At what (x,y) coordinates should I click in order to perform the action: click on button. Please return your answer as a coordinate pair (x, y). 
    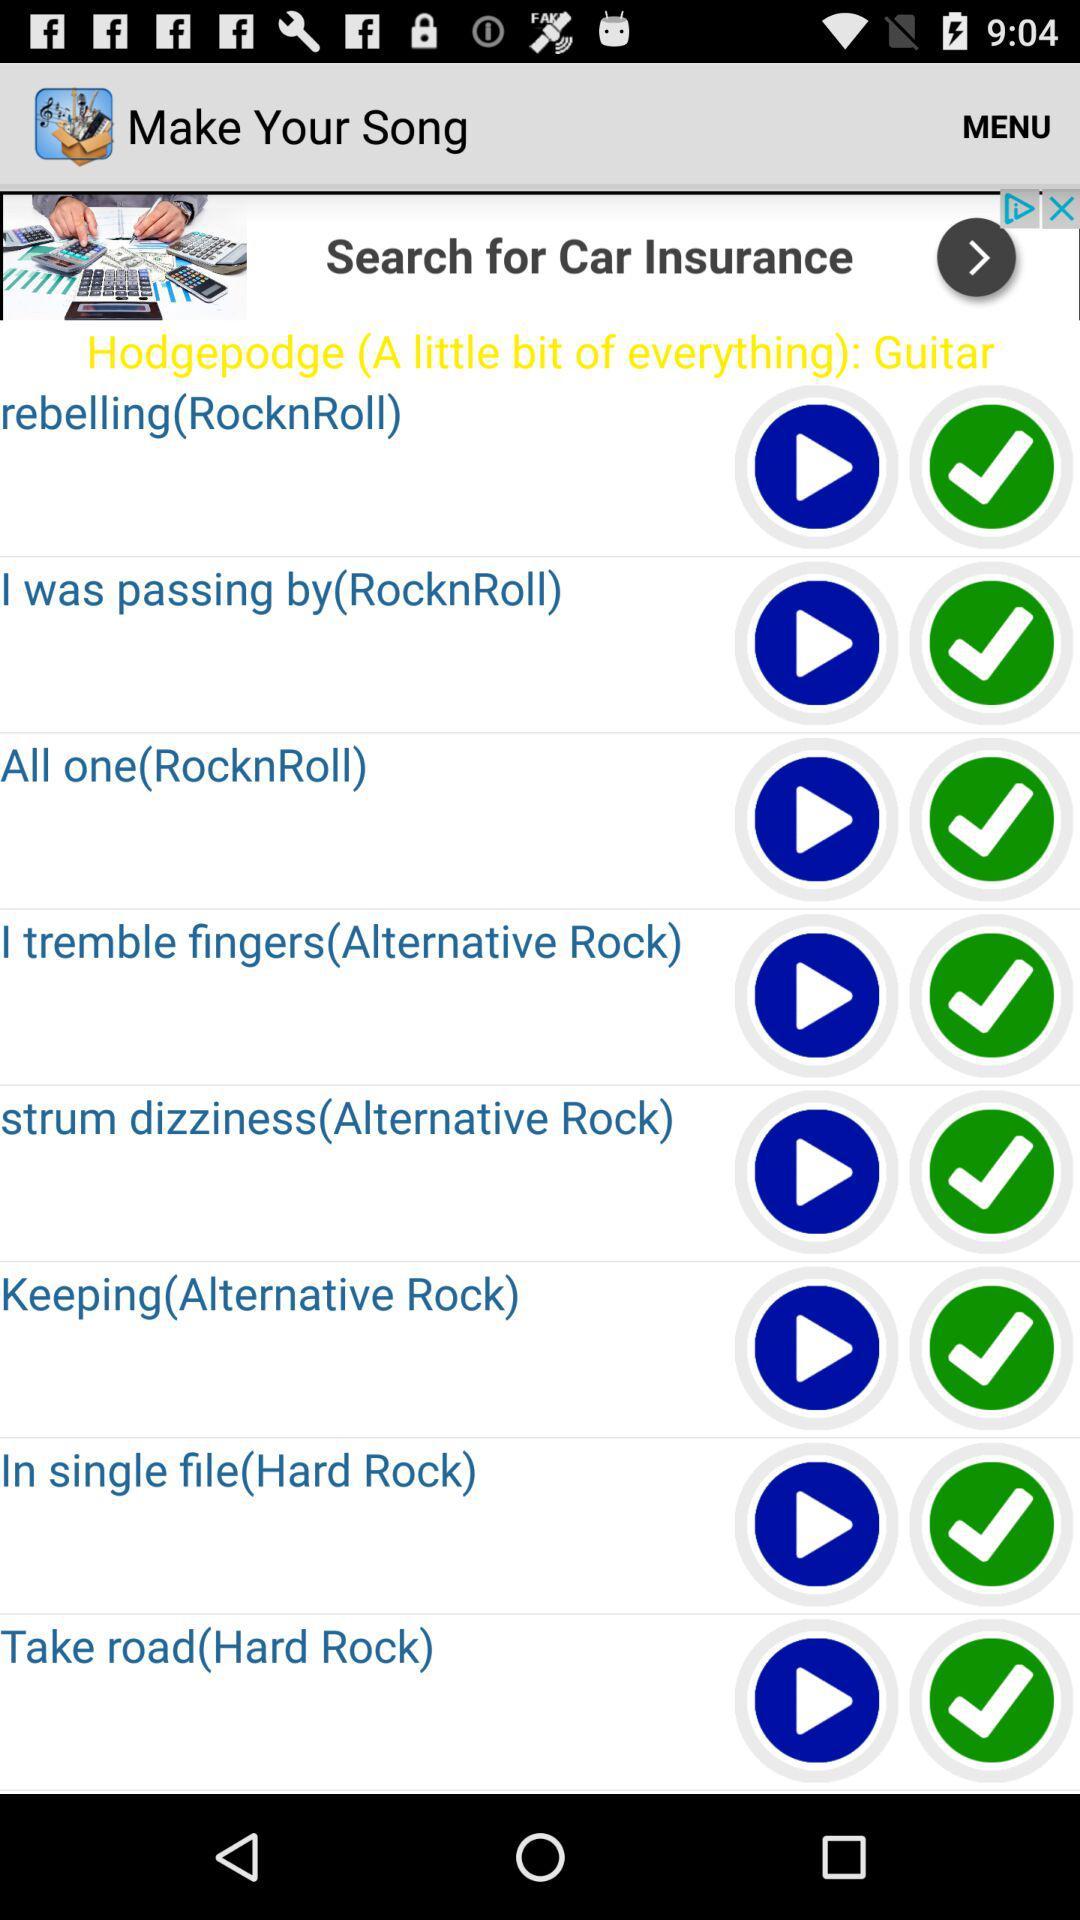
    Looking at the image, I should click on (817, 1173).